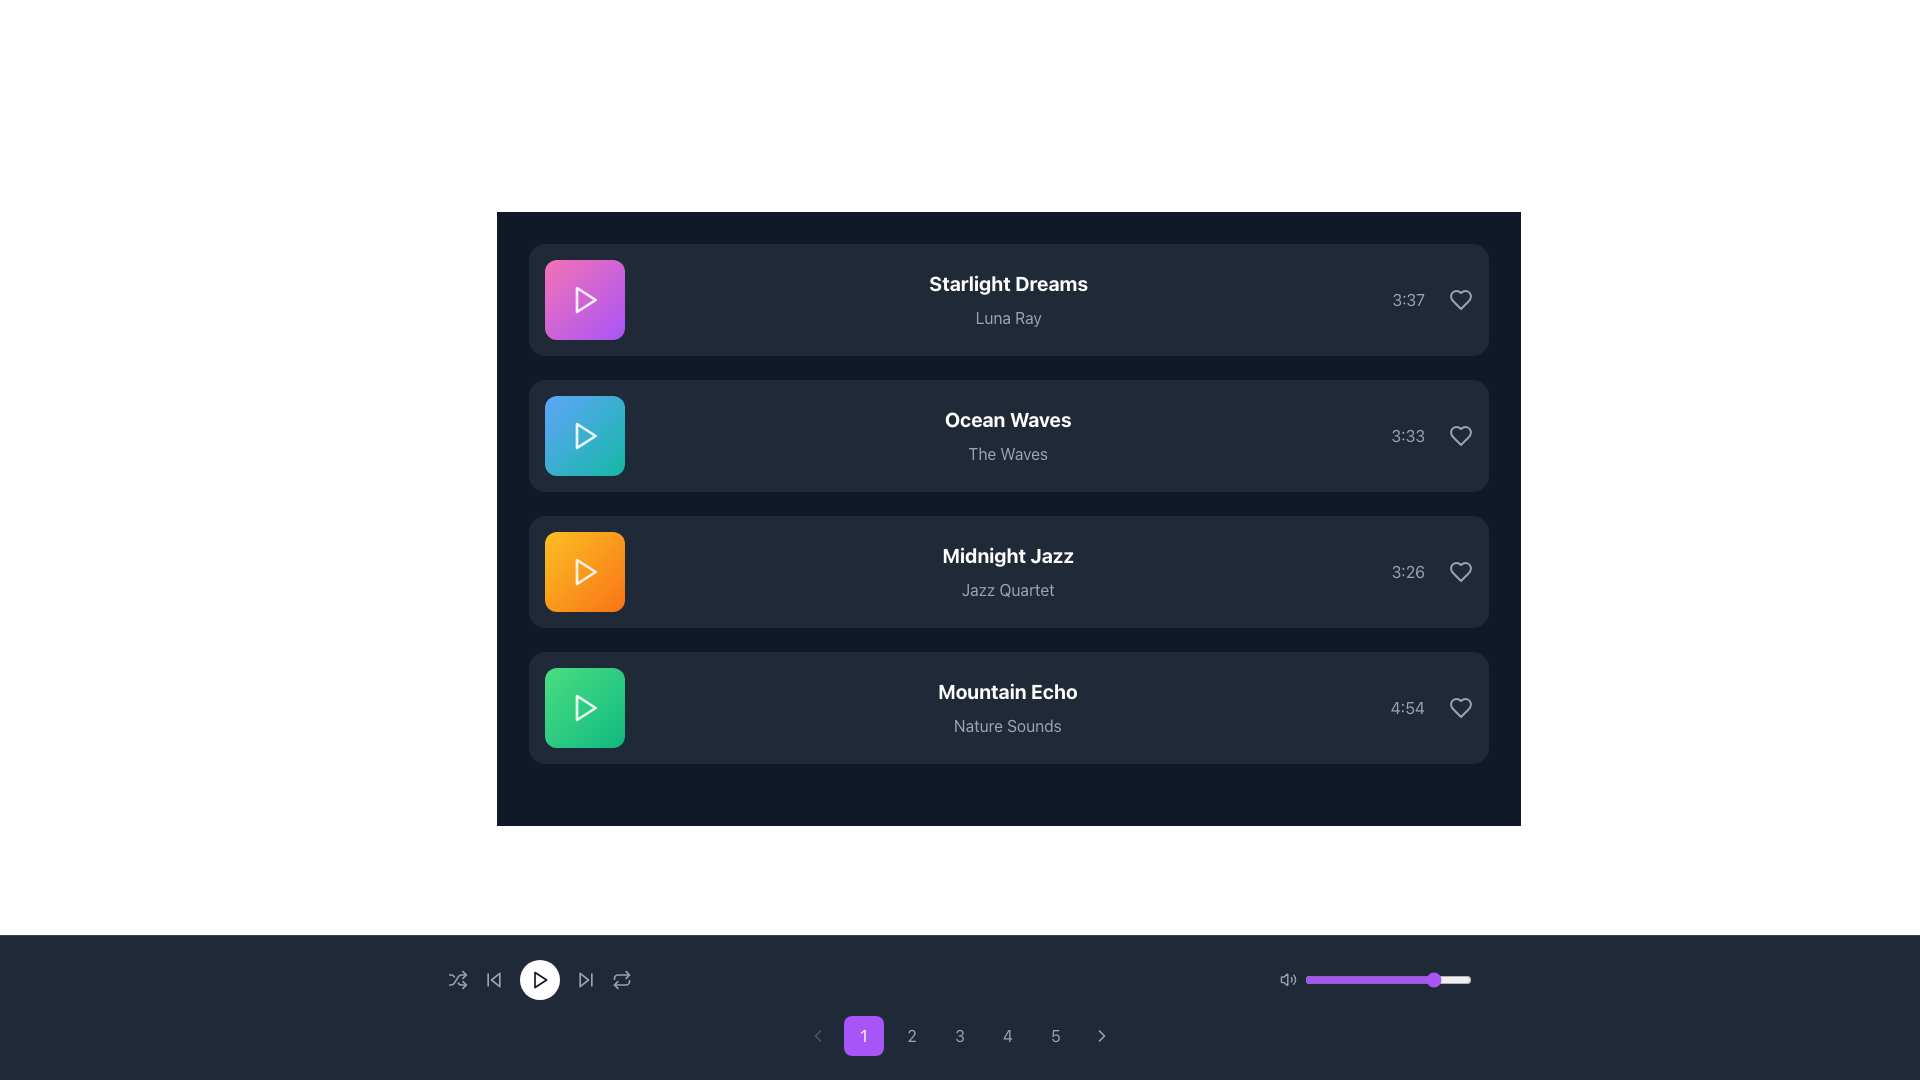 The image size is (1920, 1080). I want to click on the 'Play' icon button for the 'Ocean Waves' audio track, which is located in the second item of the vertical list of song entries, so click(584, 434).